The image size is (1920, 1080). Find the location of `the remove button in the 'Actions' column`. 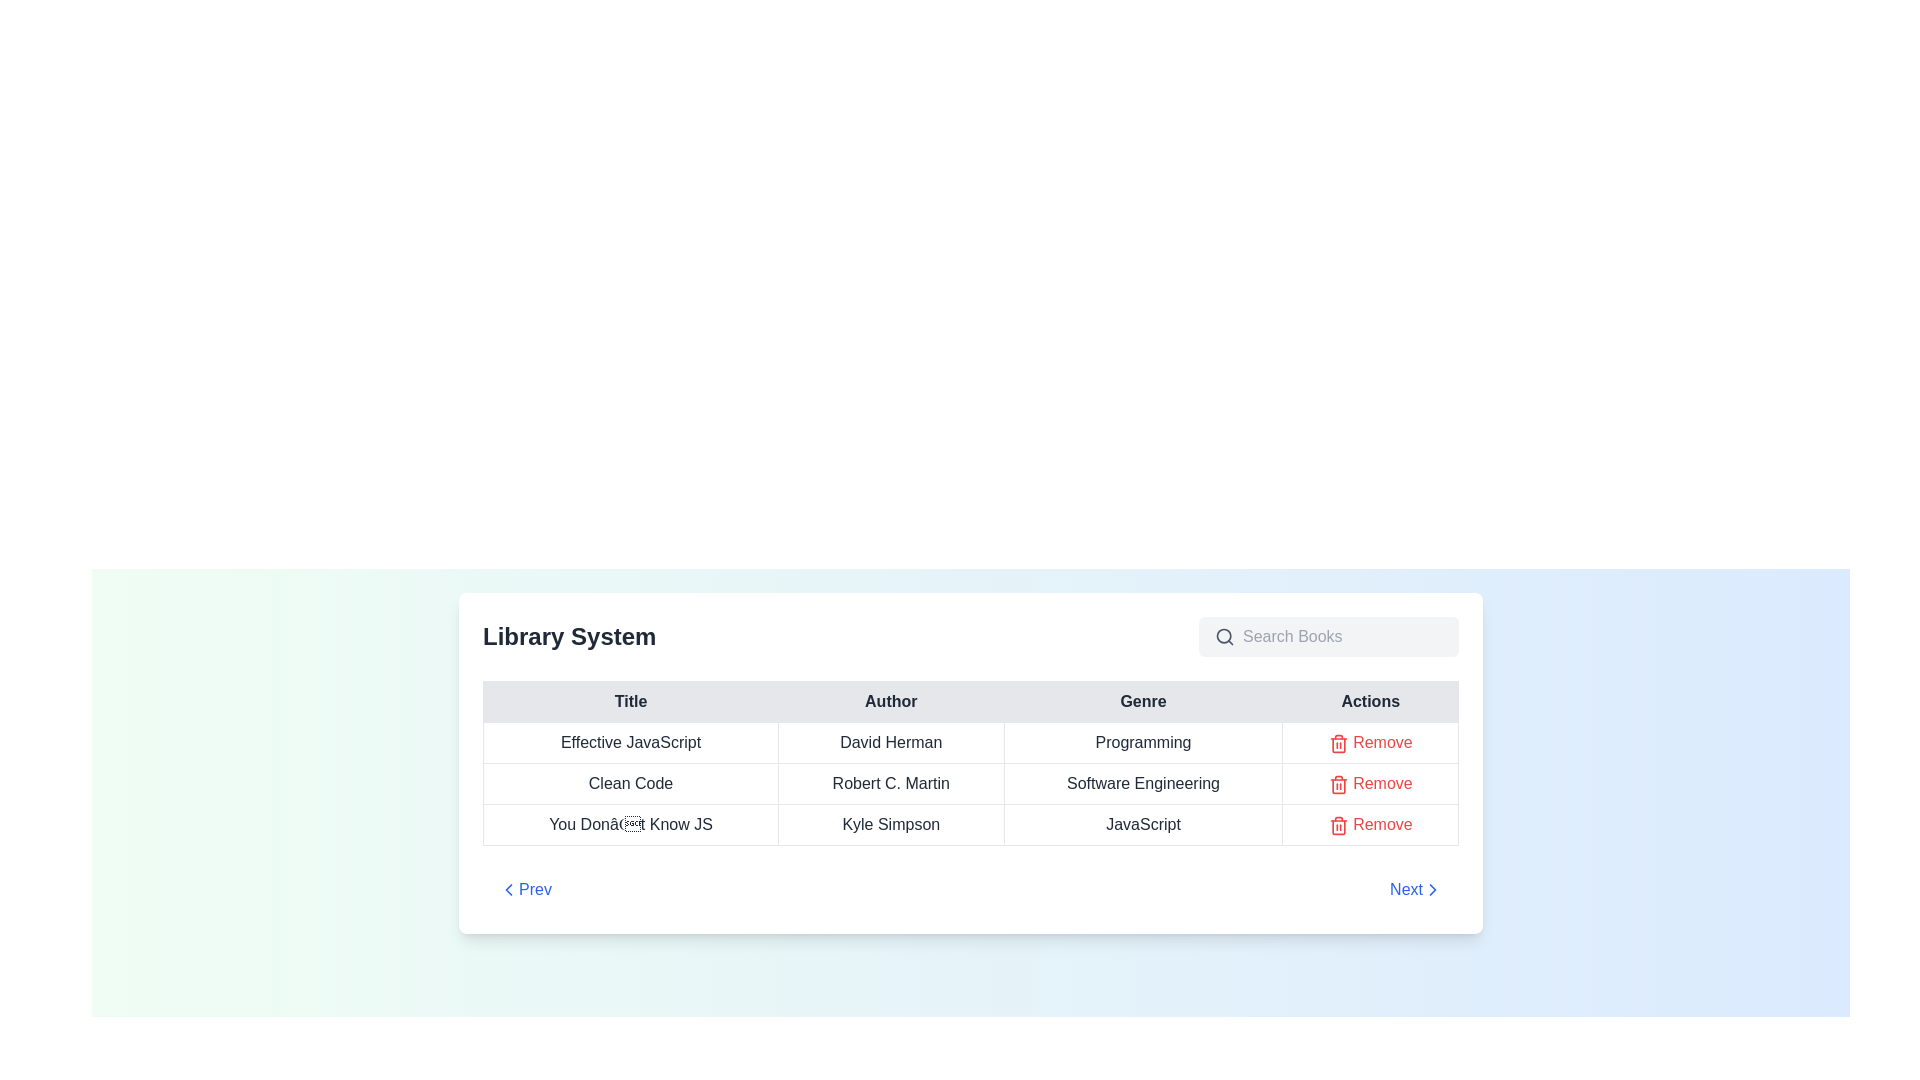

the remove button in the 'Actions' column is located at coordinates (1369, 825).